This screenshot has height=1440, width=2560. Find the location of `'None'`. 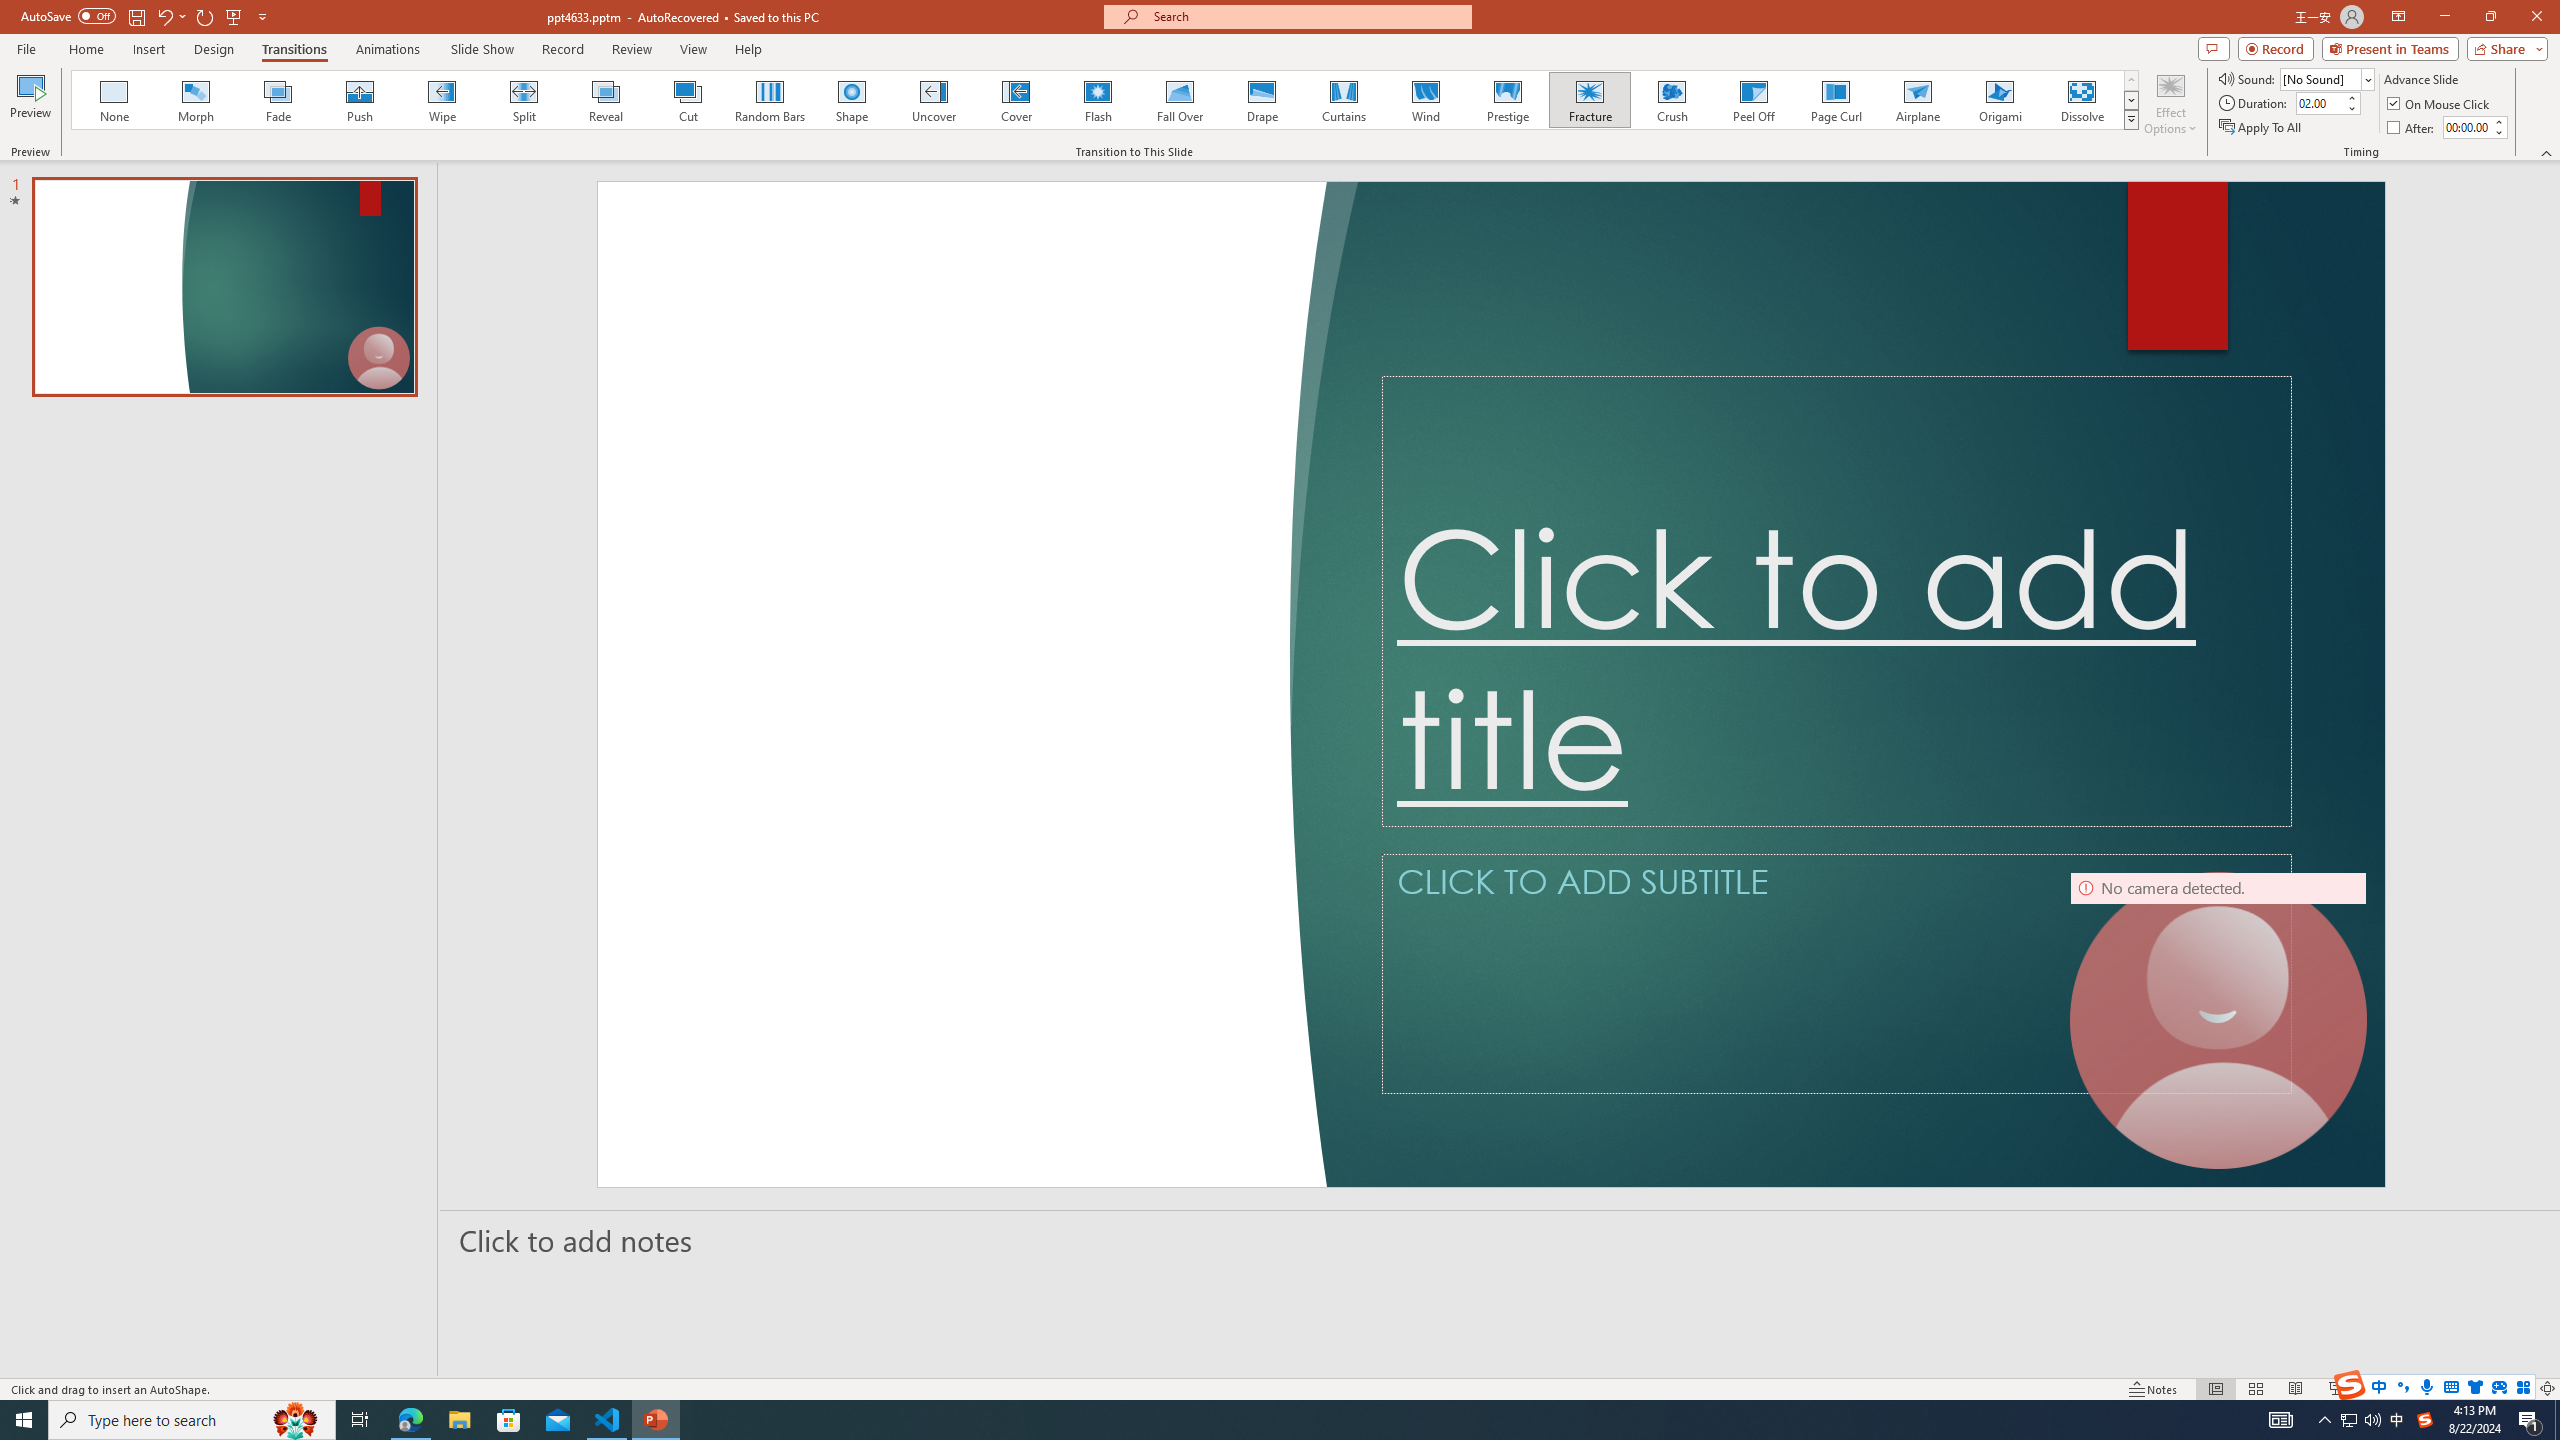

'None' is located at coordinates (114, 99).